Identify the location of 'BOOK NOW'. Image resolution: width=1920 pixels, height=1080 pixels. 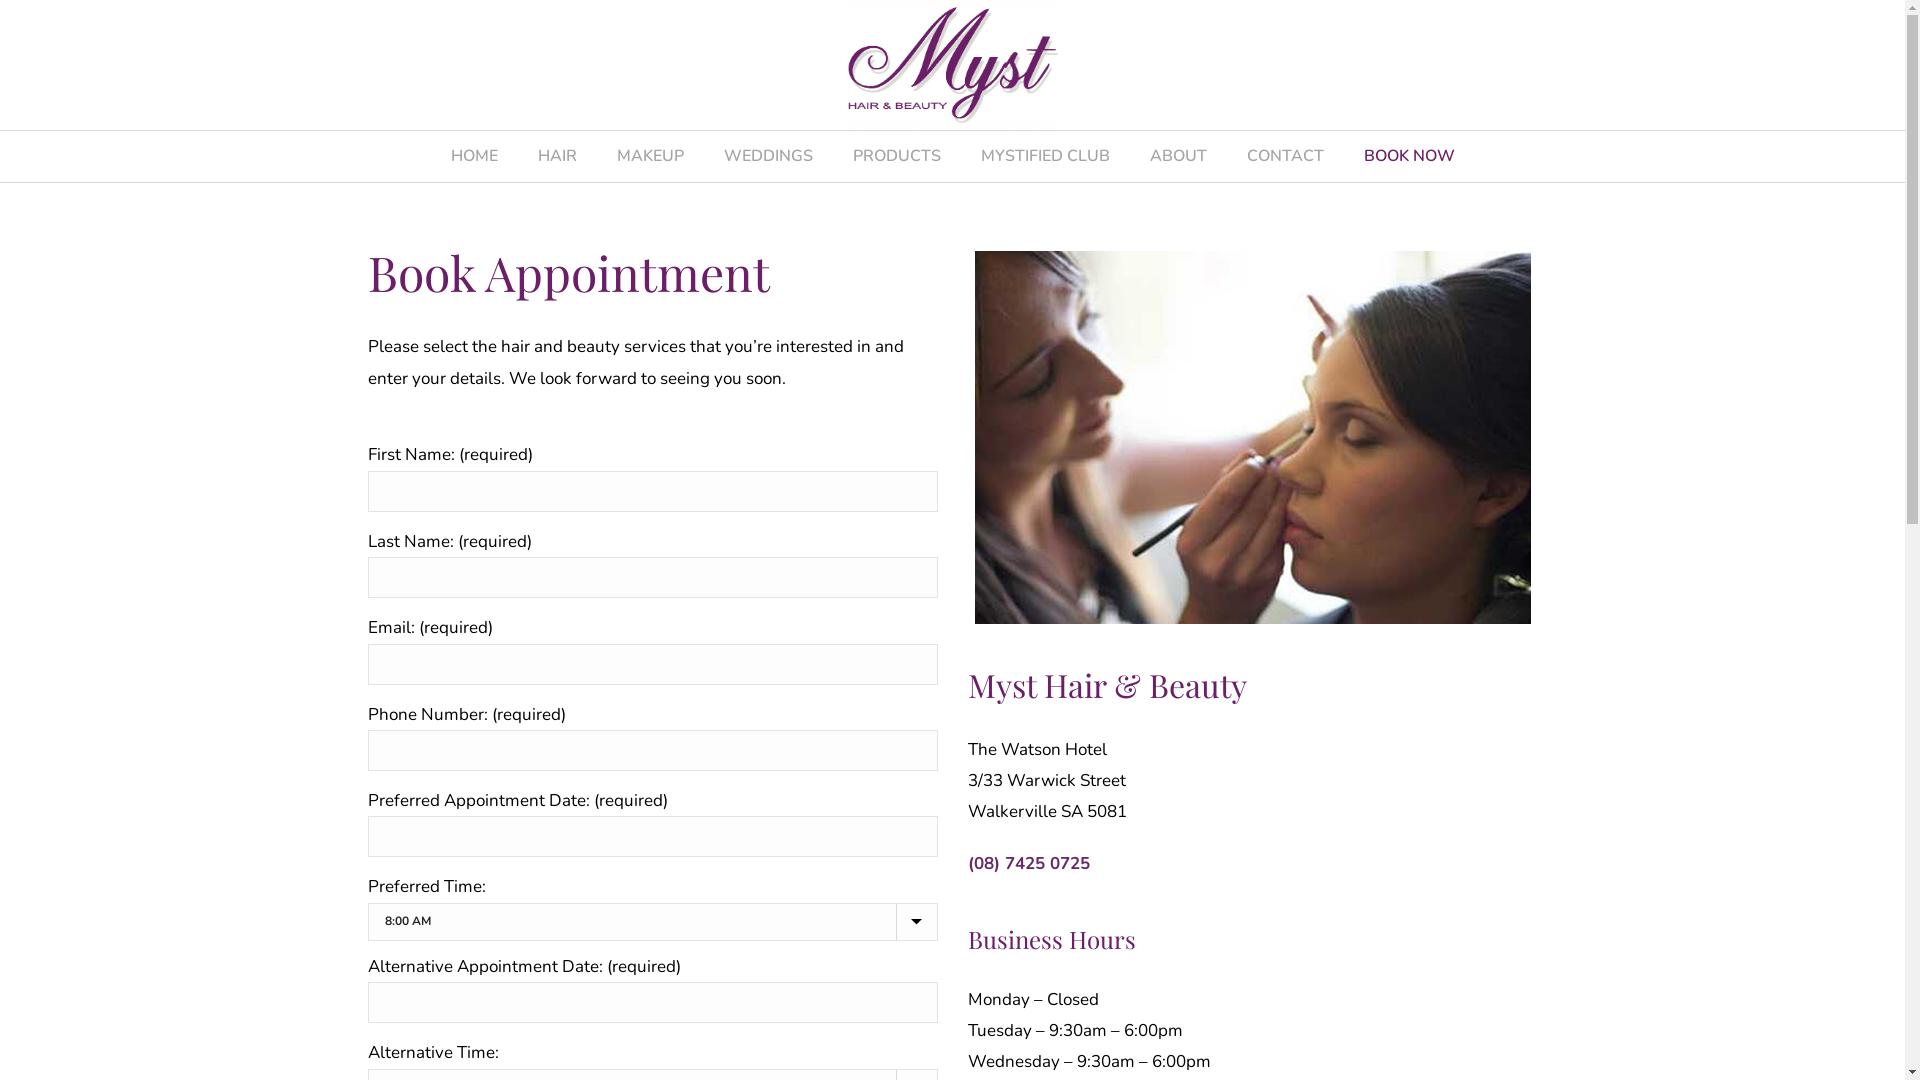
(1408, 155).